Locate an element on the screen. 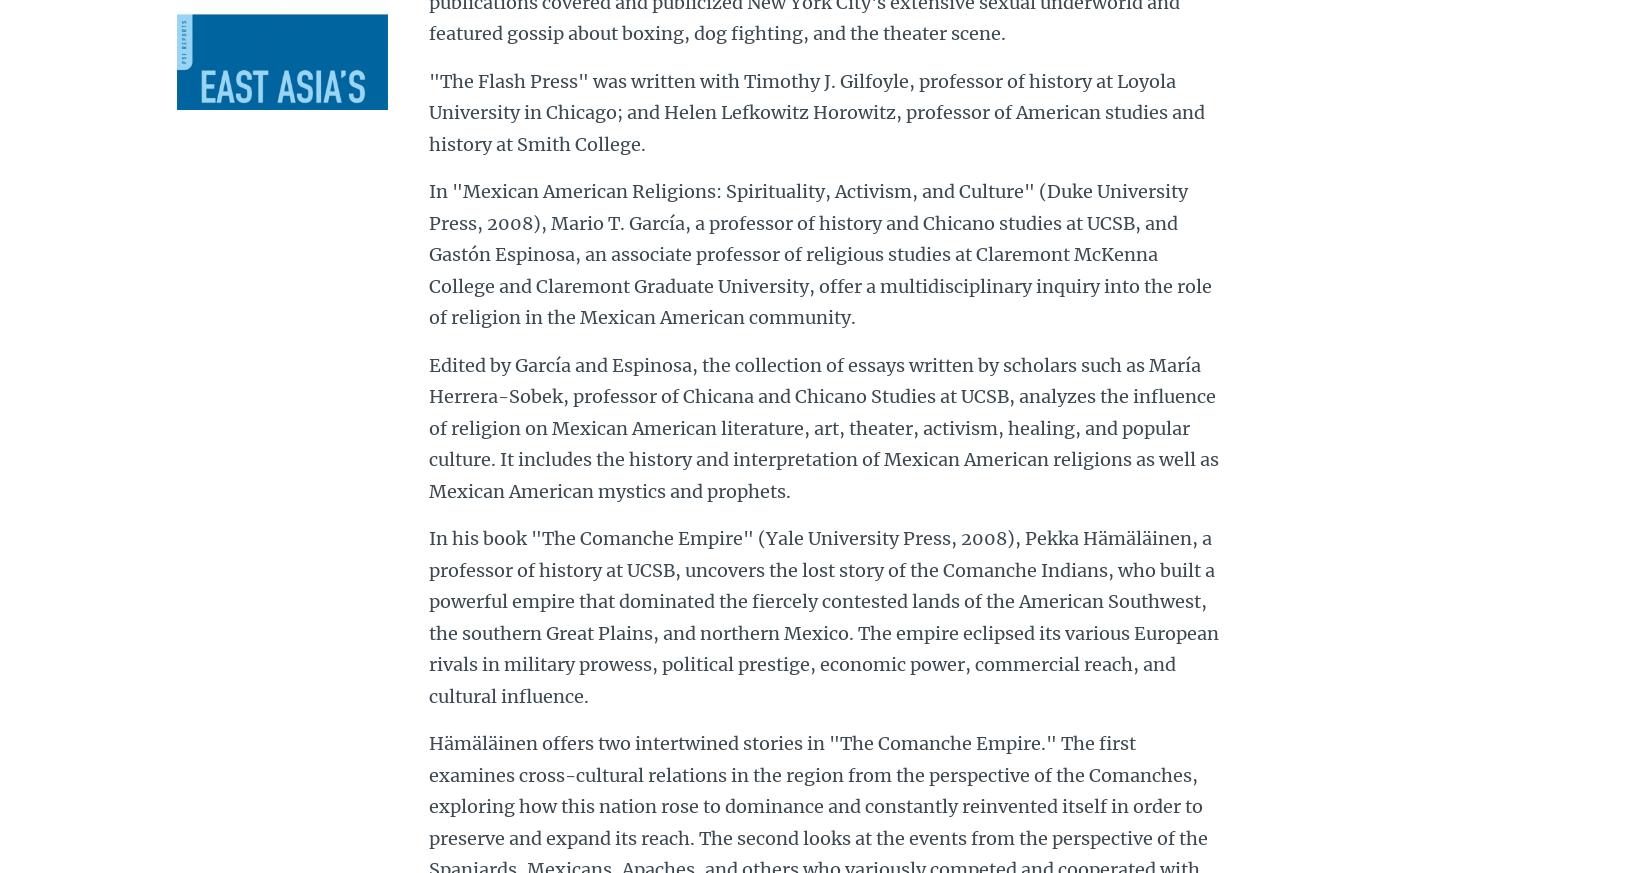 This screenshot has width=1650, height=873. 'The University of California, Santa Barbara is a leading research institution that also provides a comprehensive liberal arts learning experience. Our academic community of faculty, students, and staff is characterized by a culture of interdisciplinary collaboration that is responsive to the needs of our multicultural and global society. All of this takes place within a living and learning environment like no other, as we draw inspiration from the beauty and resources of our extraordinary location at the edge of the Pacific Ocean.' is located at coordinates (177, 154).